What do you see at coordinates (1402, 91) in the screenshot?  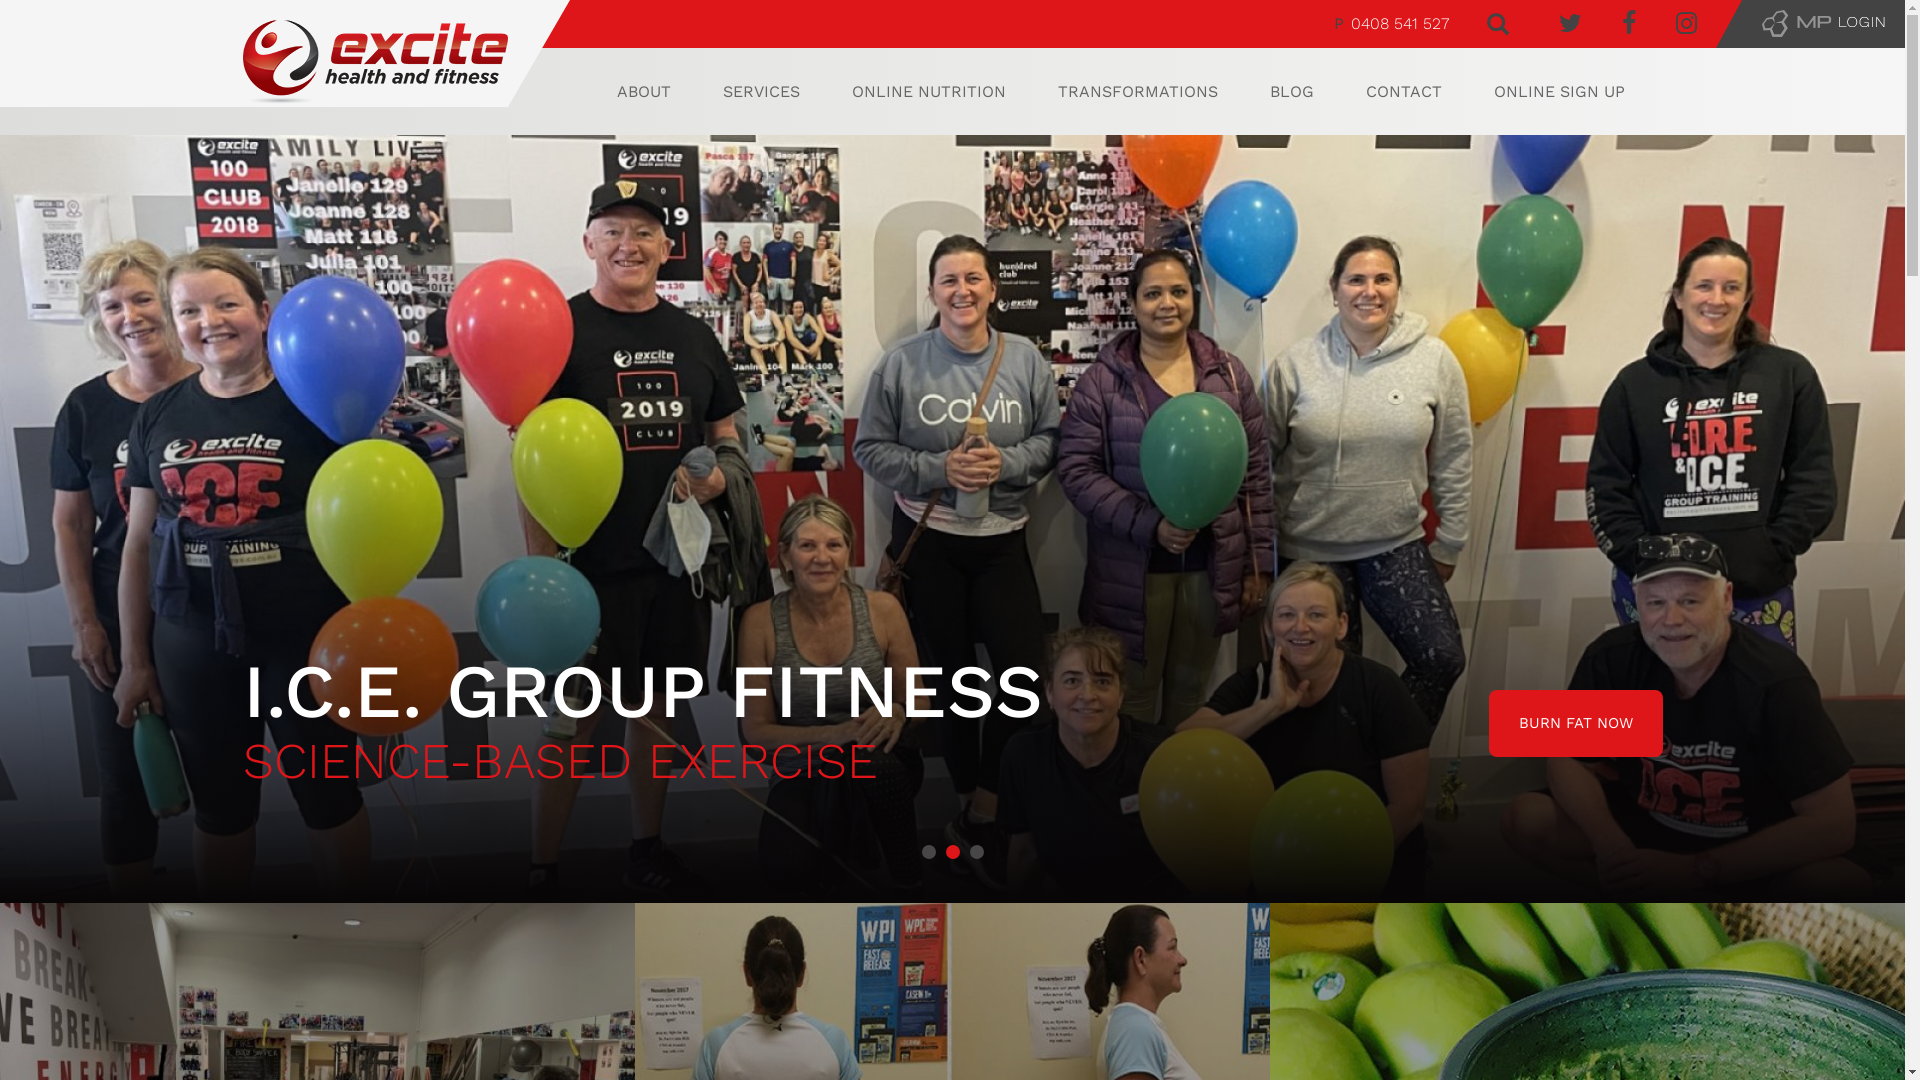 I see `'CONTACT'` at bounding box center [1402, 91].